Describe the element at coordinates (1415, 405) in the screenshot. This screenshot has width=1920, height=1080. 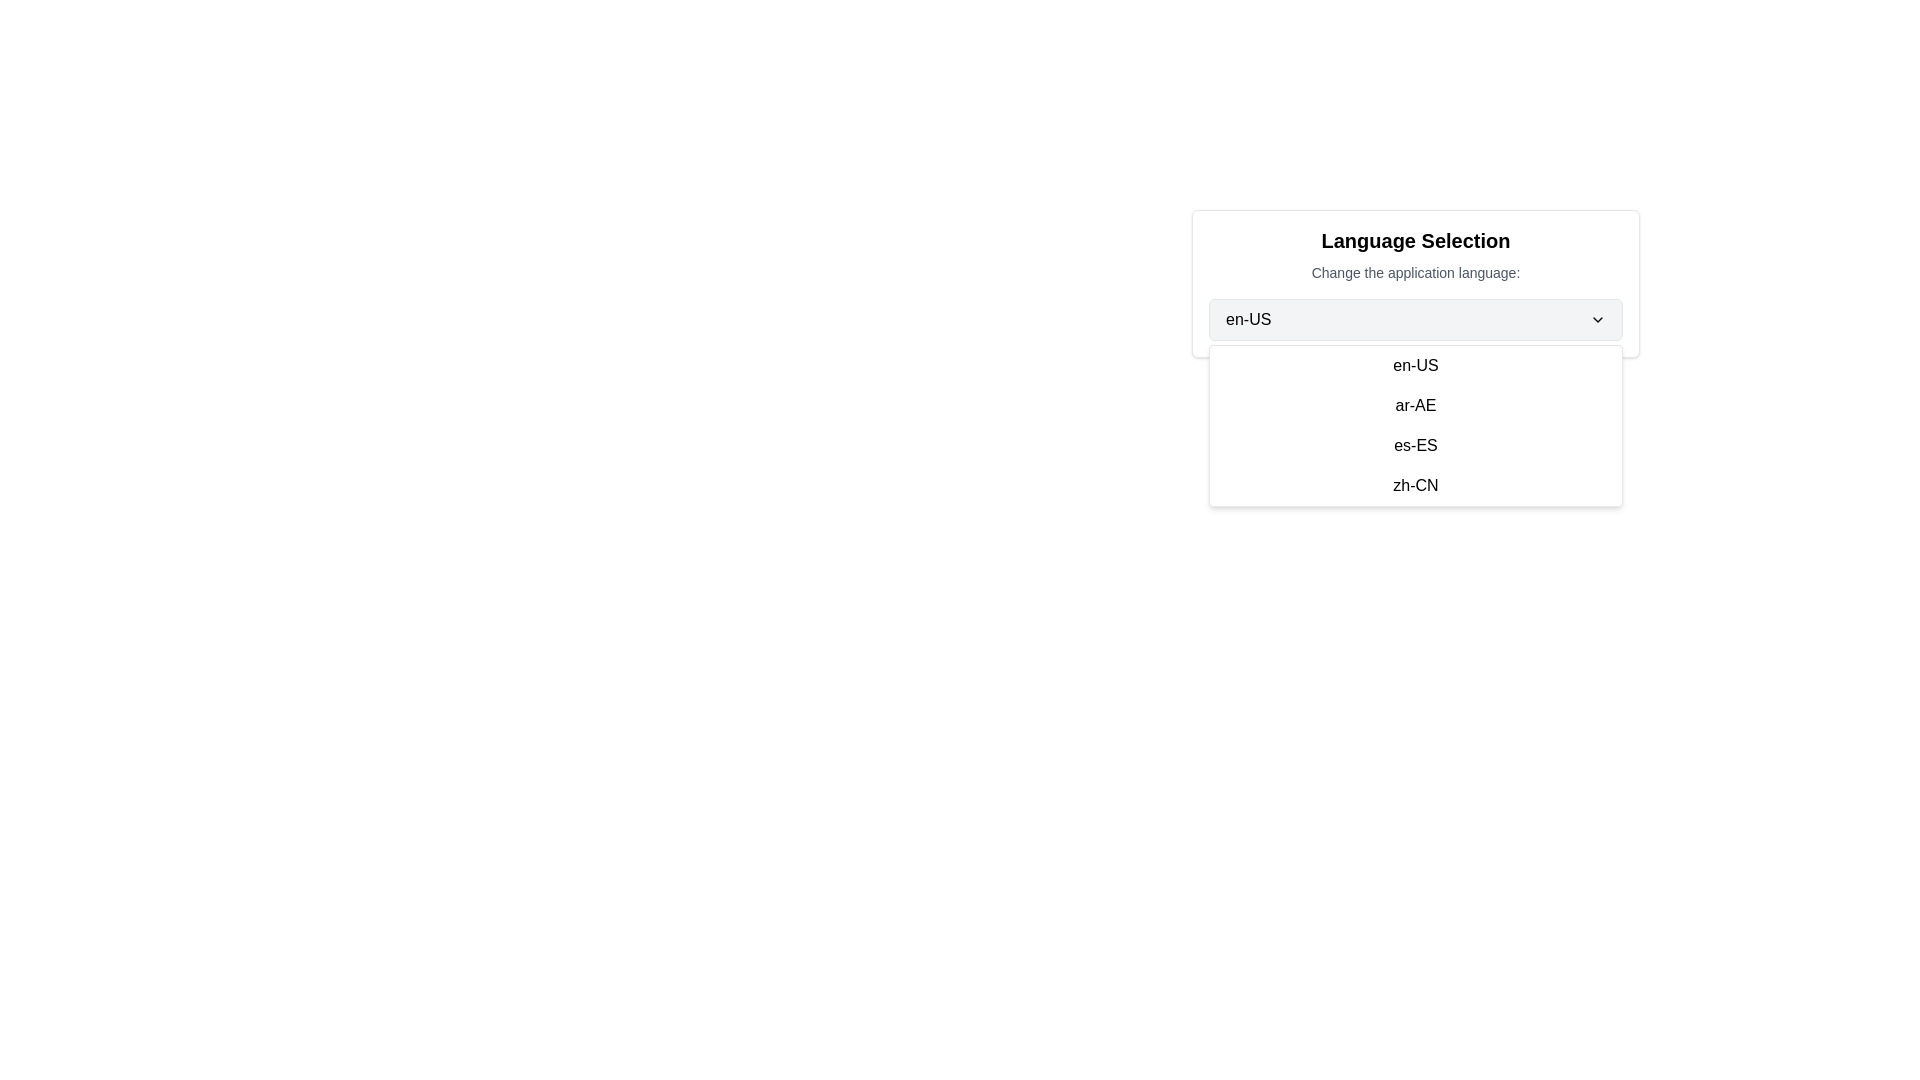
I see `the 'ar-AE' language option in the dropdown menu` at that location.